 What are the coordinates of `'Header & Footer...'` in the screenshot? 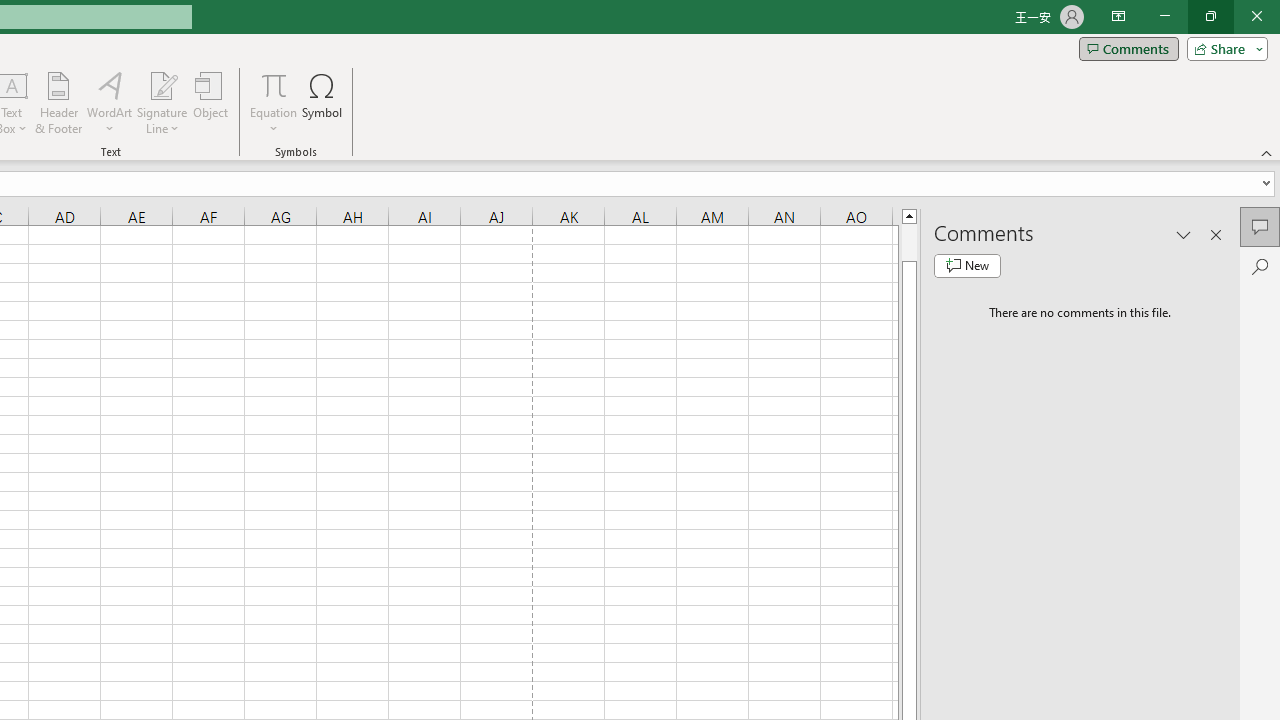 It's located at (58, 103).